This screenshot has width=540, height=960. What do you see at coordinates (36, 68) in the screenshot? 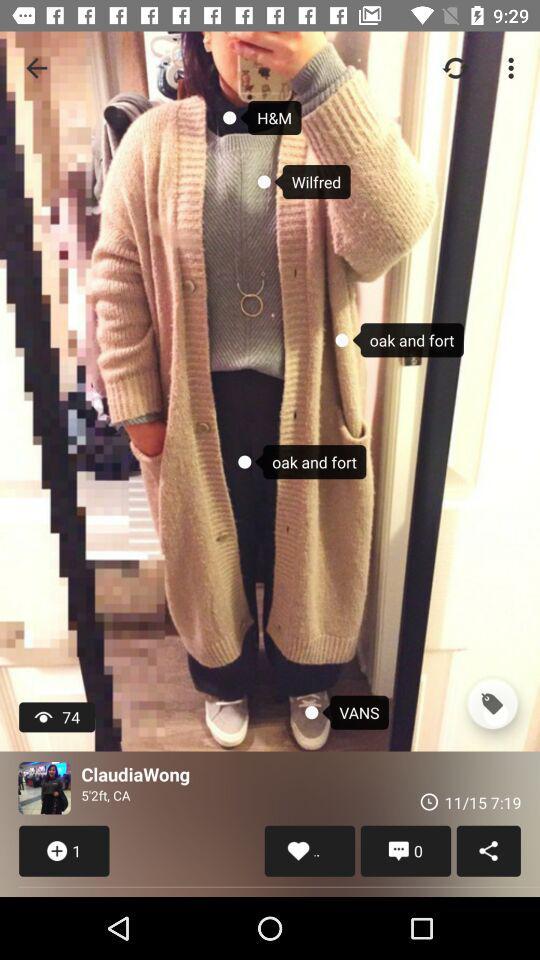
I see `the icon above the 74 item` at bounding box center [36, 68].